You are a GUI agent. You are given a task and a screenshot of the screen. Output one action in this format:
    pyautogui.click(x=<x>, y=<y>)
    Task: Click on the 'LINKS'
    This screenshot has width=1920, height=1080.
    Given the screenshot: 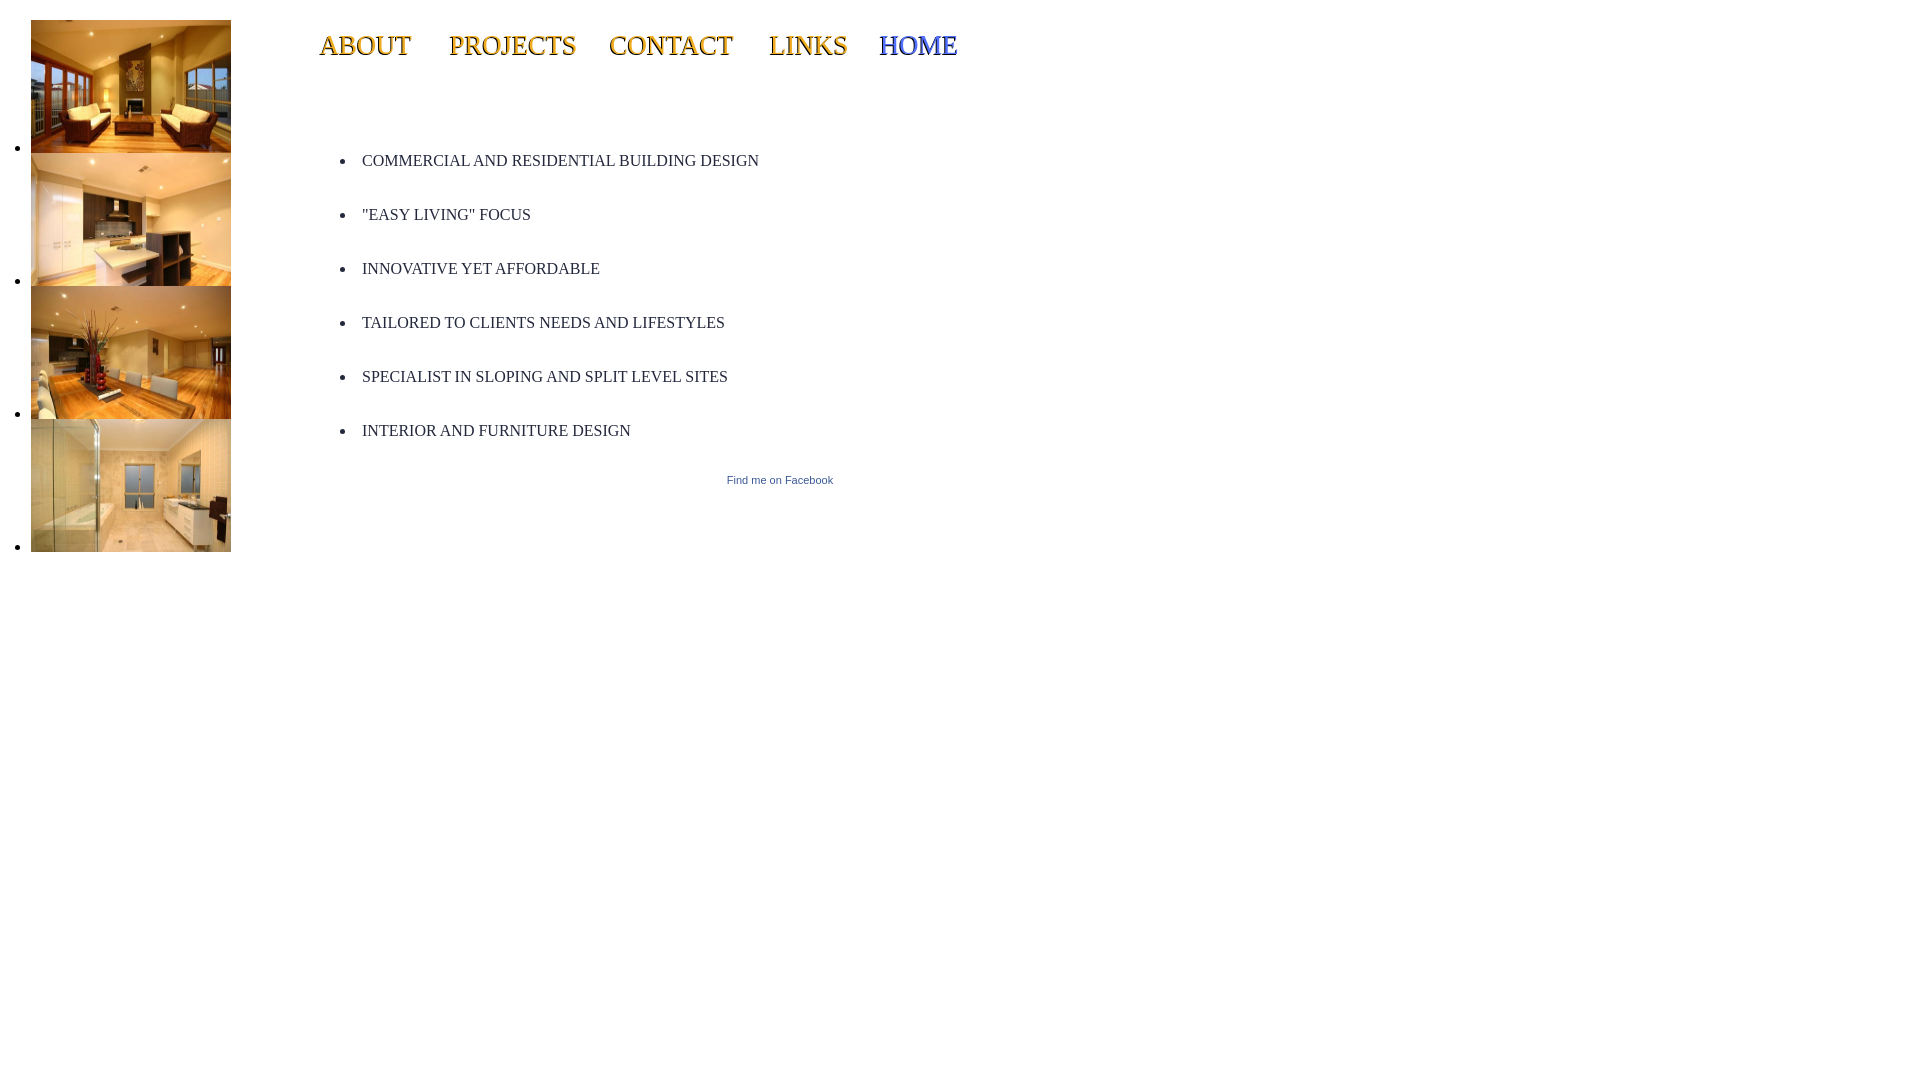 What is the action you would take?
    pyautogui.click(x=768, y=45)
    